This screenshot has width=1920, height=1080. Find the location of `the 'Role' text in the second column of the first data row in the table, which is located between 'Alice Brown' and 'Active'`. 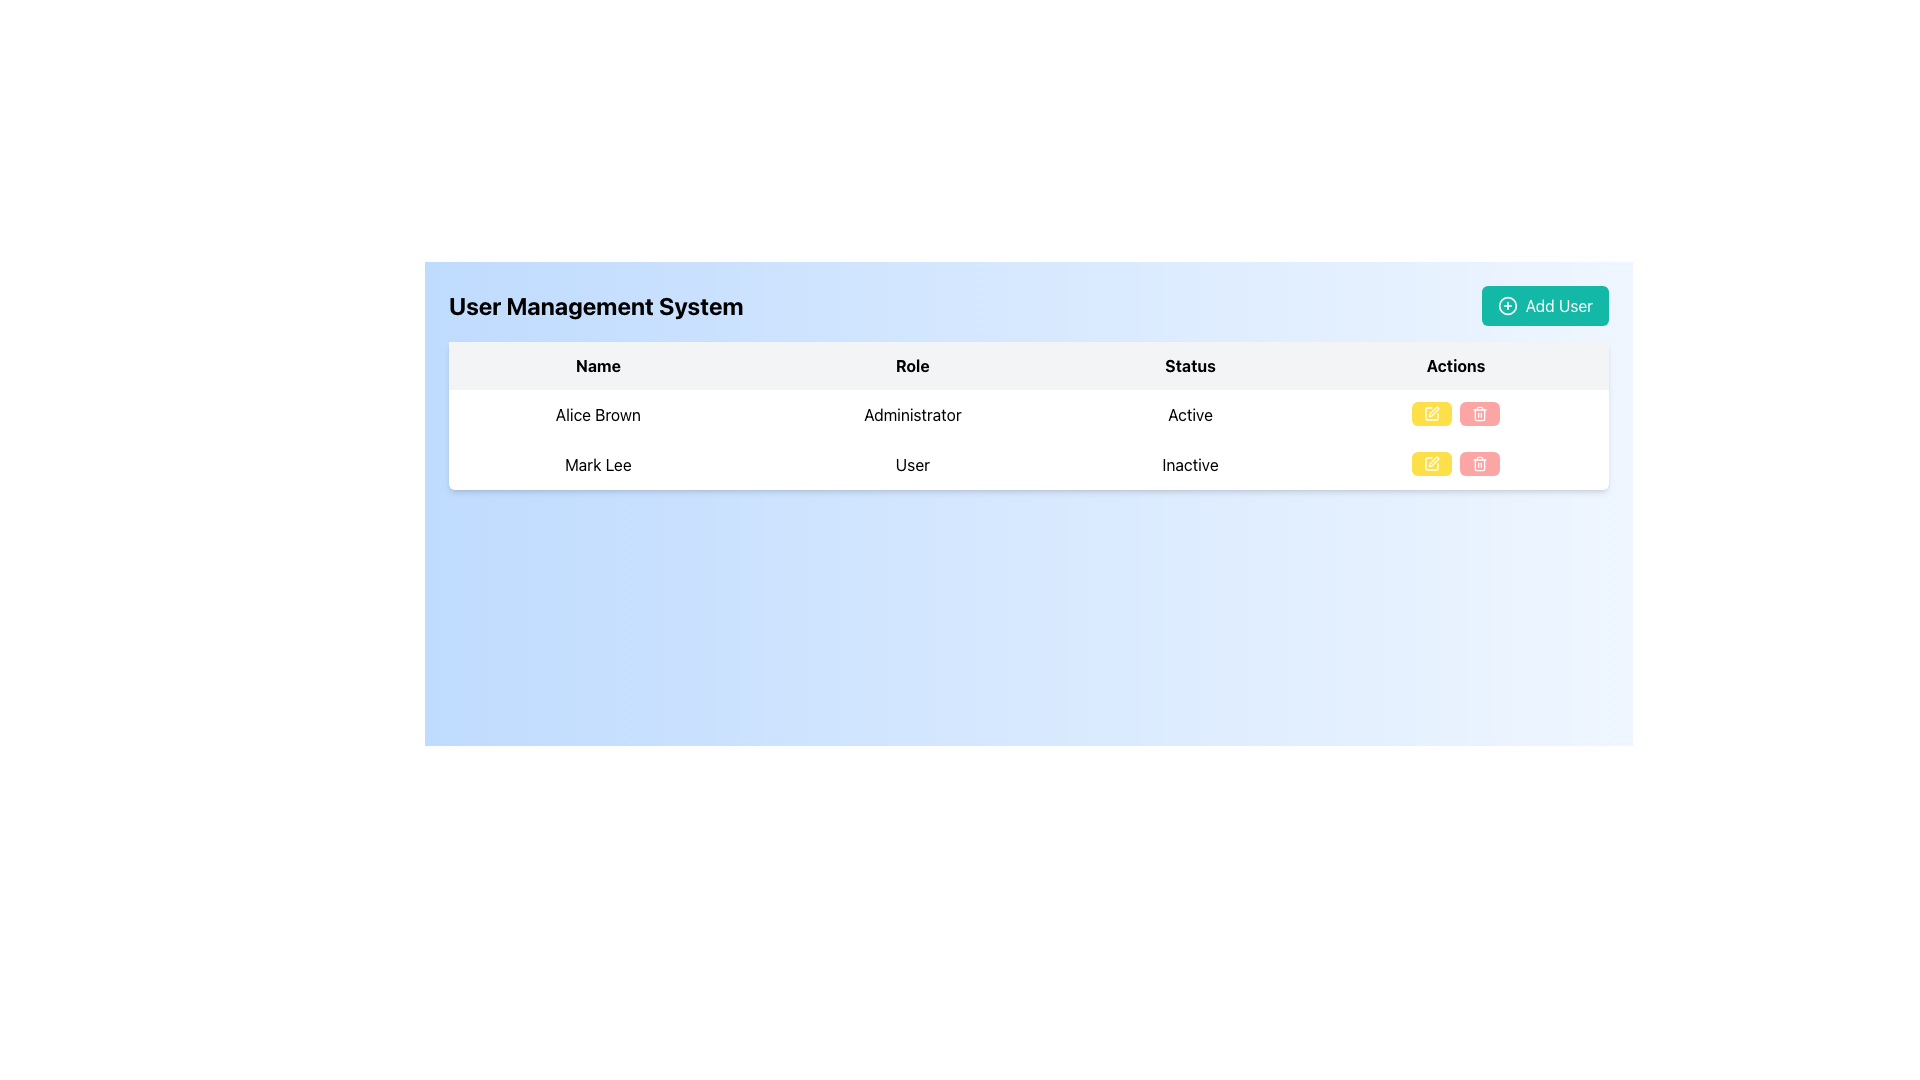

the 'Role' text in the second column of the first data row in the table, which is located between 'Alice Brown' and 'Active' is located at coordinates (911, 414).